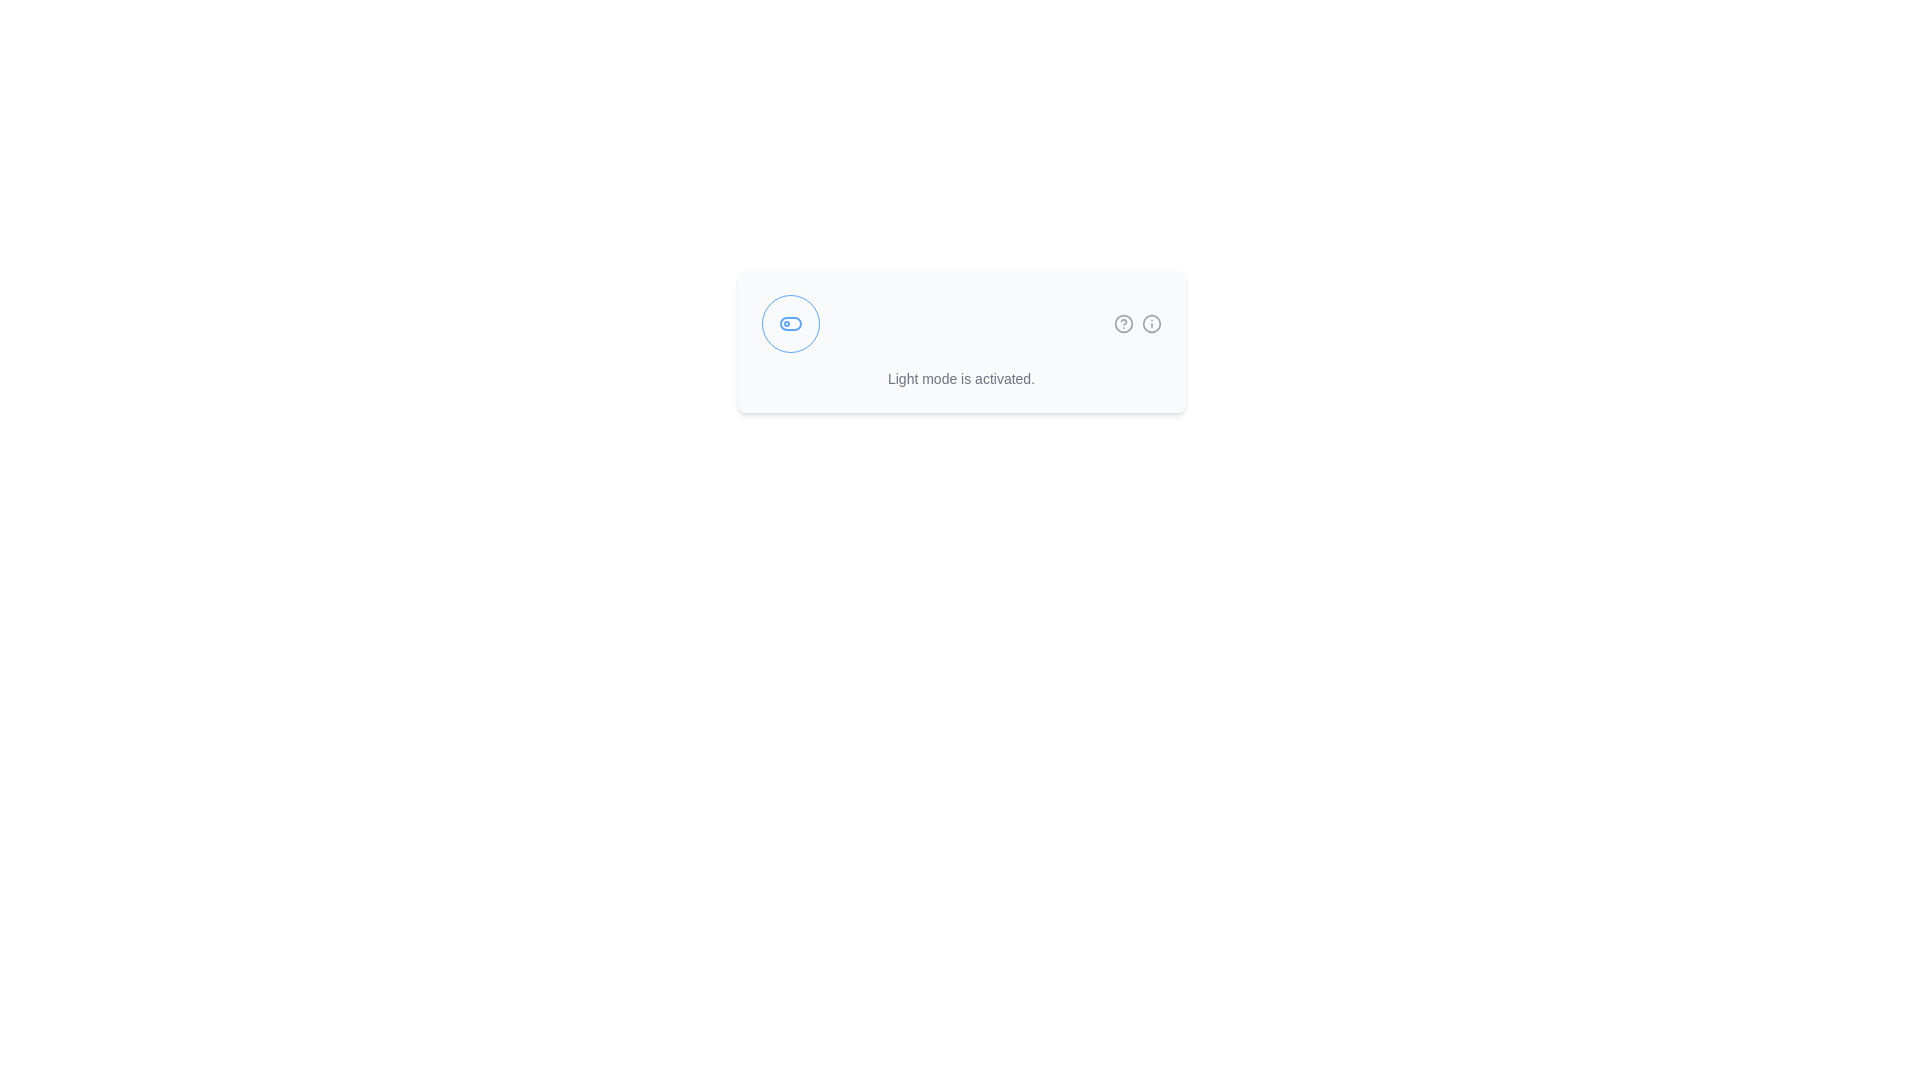 This screenshot has width=1920, height=1080. What do you see at coordinates (1137, 323) in the screenshot?
I see `the 'info' icon on the right in the icon group that includes a question mark and an information icon, both gray and adjacent to each other` at bounding box center [1137, 323].